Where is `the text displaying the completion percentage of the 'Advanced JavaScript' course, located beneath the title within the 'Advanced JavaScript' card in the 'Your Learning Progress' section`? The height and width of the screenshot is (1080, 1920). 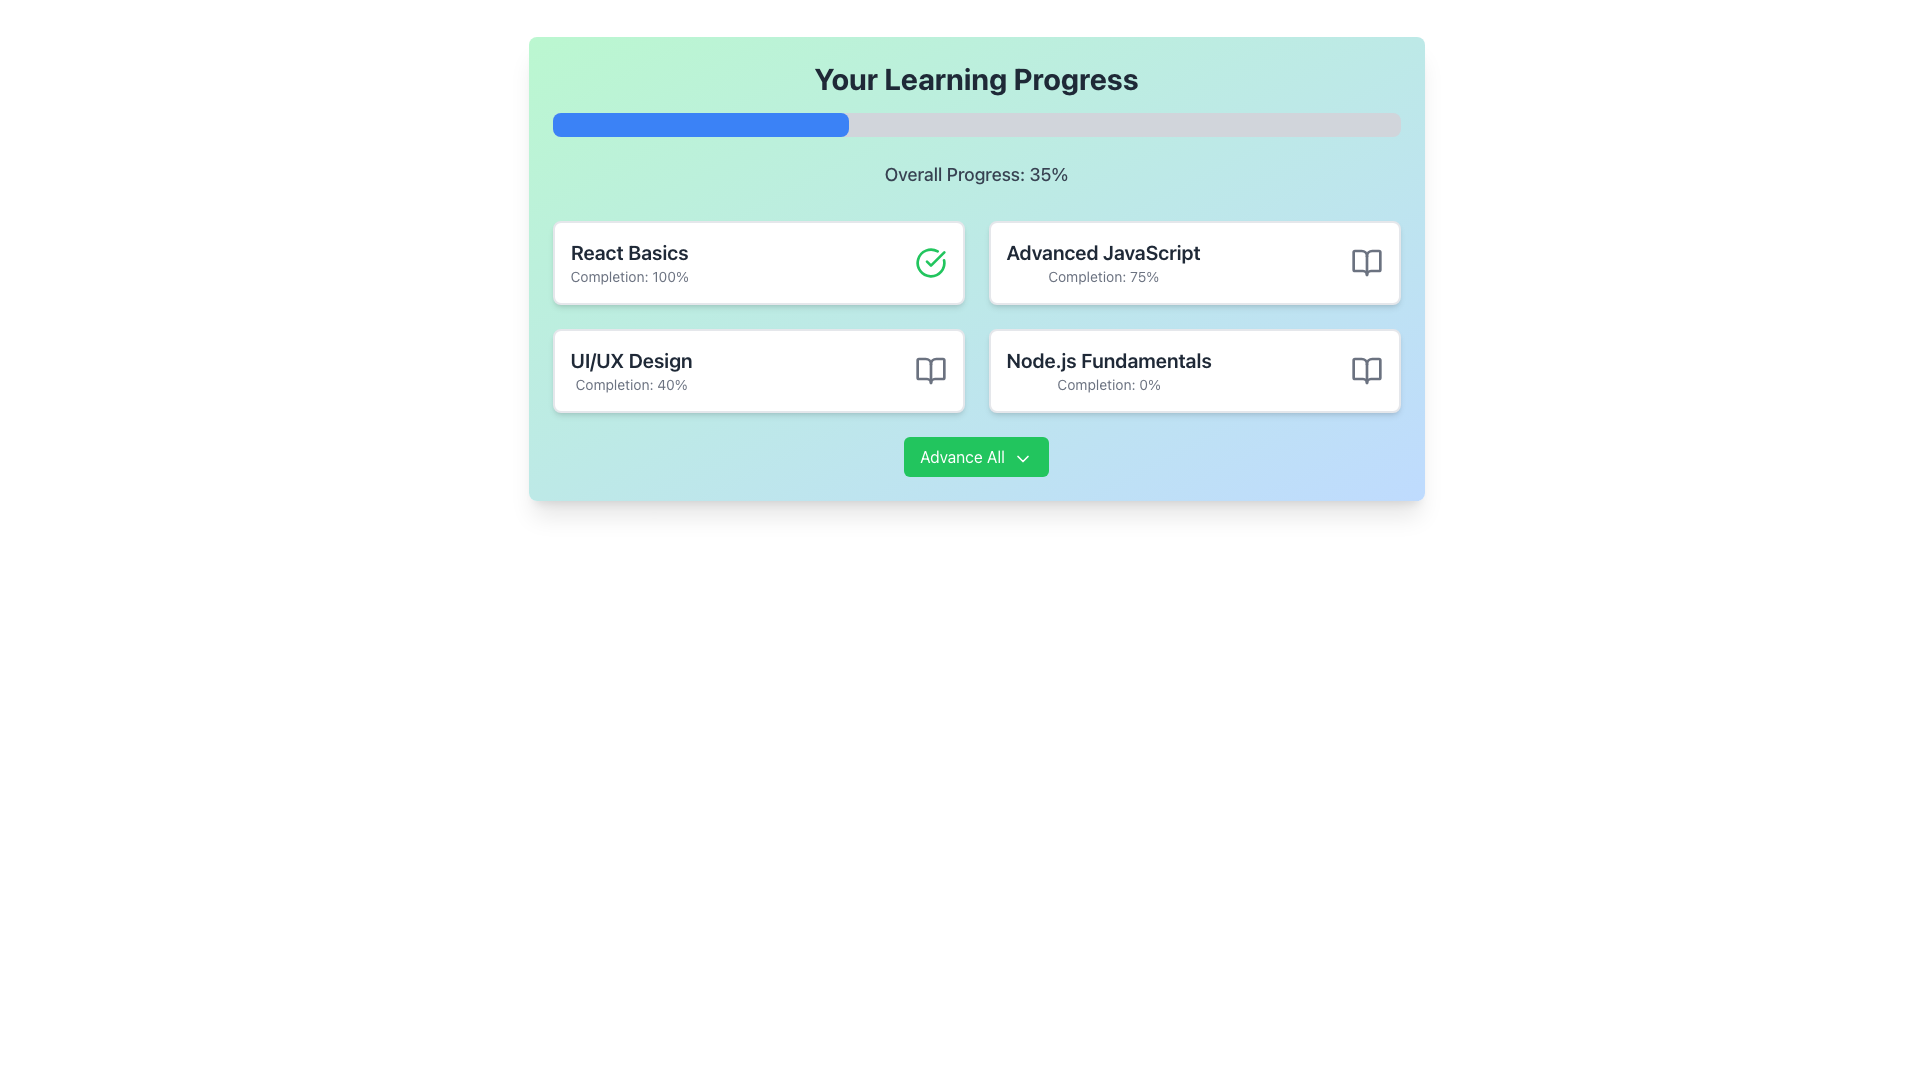
the text displaying the completion percentage of the 'Advanced JavaScript' course, located beneath the title within the 'Advanced JavaScript' card in the 'Your Learning Progress' section is located at coordinates (1102, 277).